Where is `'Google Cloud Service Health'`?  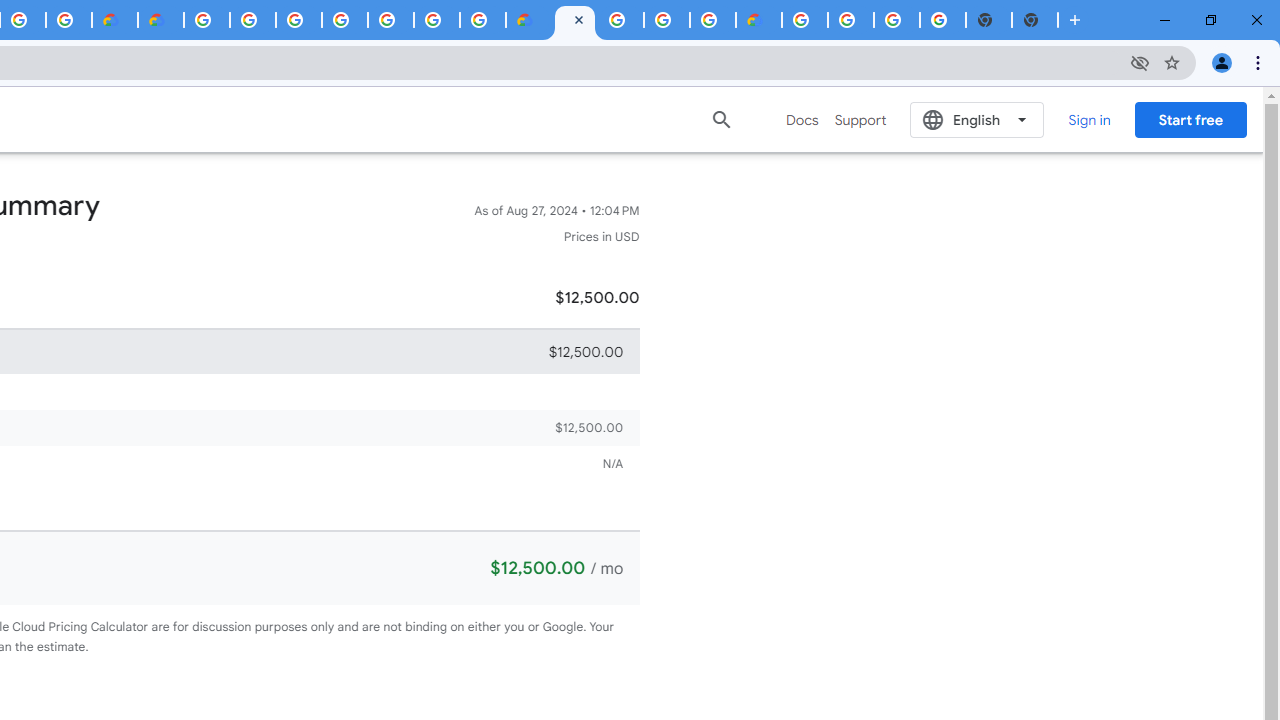
'Google Cloud Service Health' is located at coordinates (758, 20).